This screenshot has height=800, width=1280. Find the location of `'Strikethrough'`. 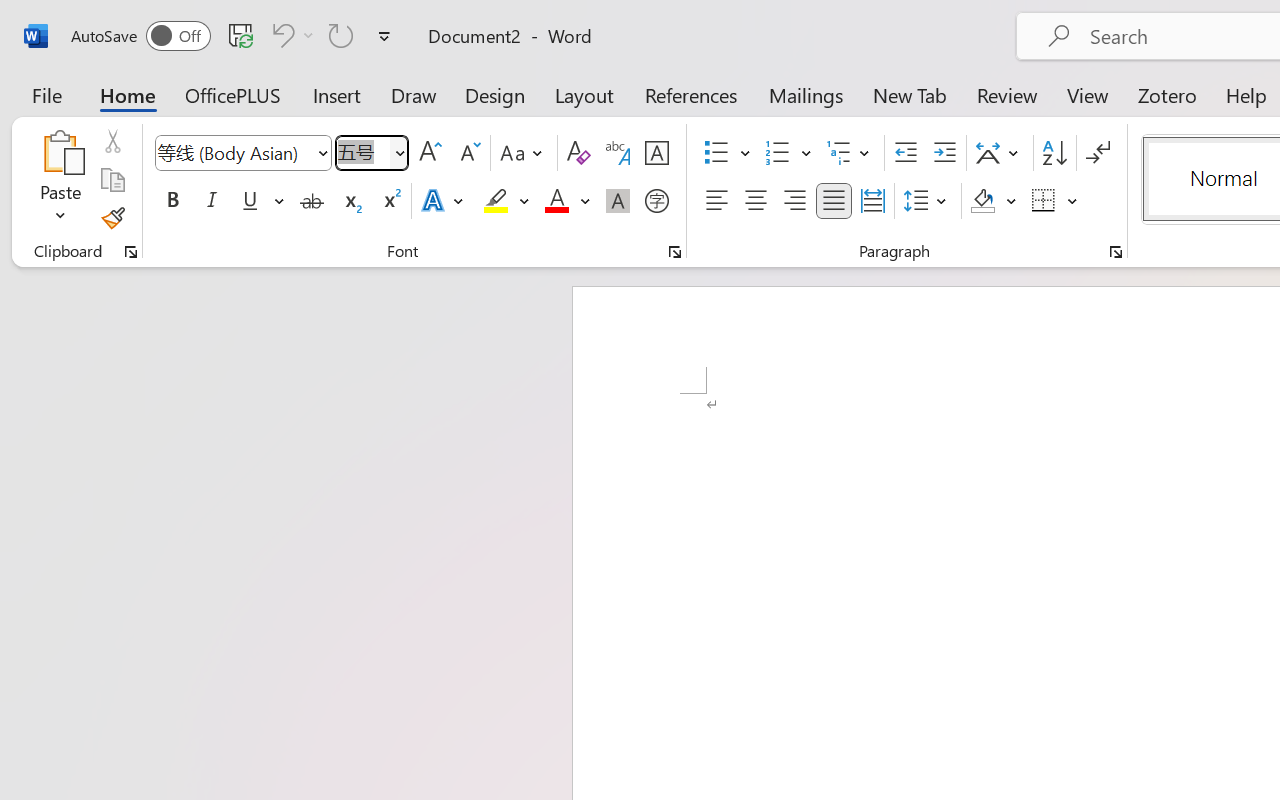

'Strikethrough' is located at coordinates (311, 201).